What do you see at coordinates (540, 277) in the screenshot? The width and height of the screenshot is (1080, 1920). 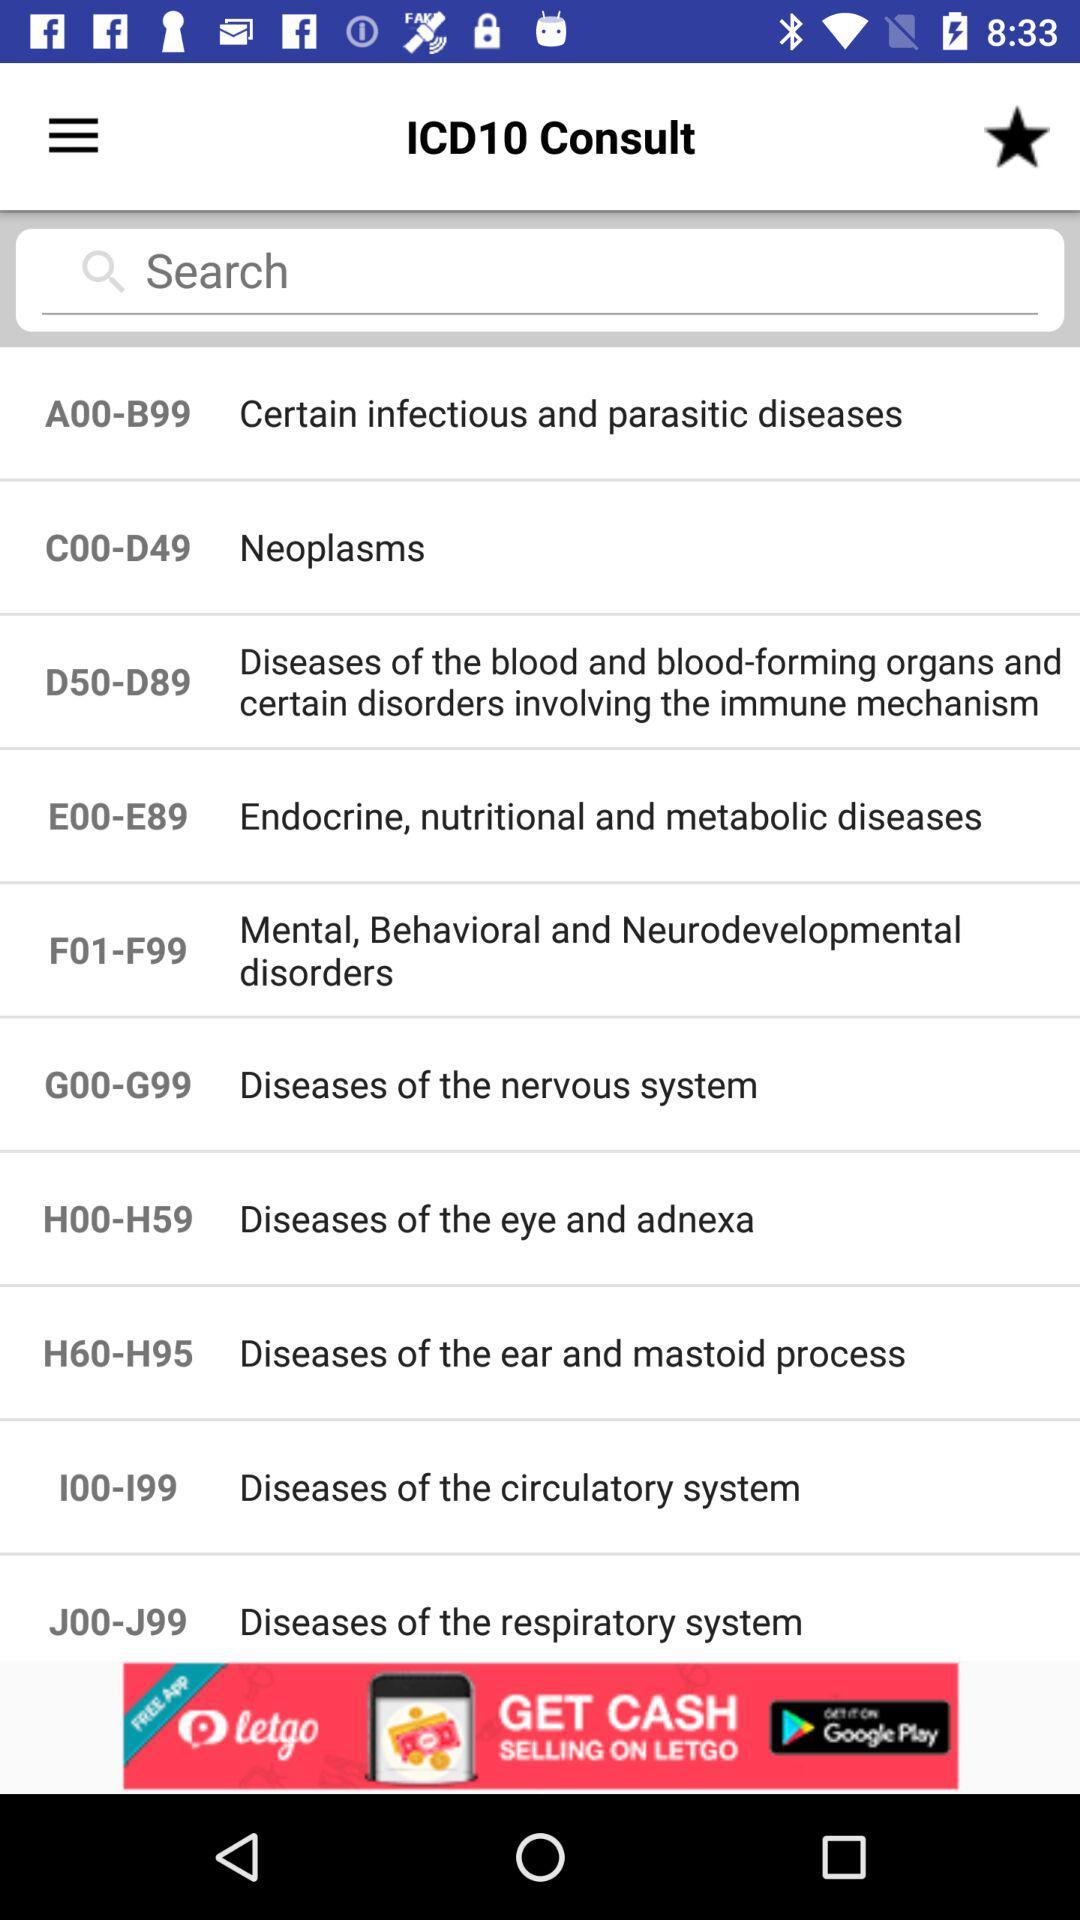 I see `search function` at bounding box center [540, 277].